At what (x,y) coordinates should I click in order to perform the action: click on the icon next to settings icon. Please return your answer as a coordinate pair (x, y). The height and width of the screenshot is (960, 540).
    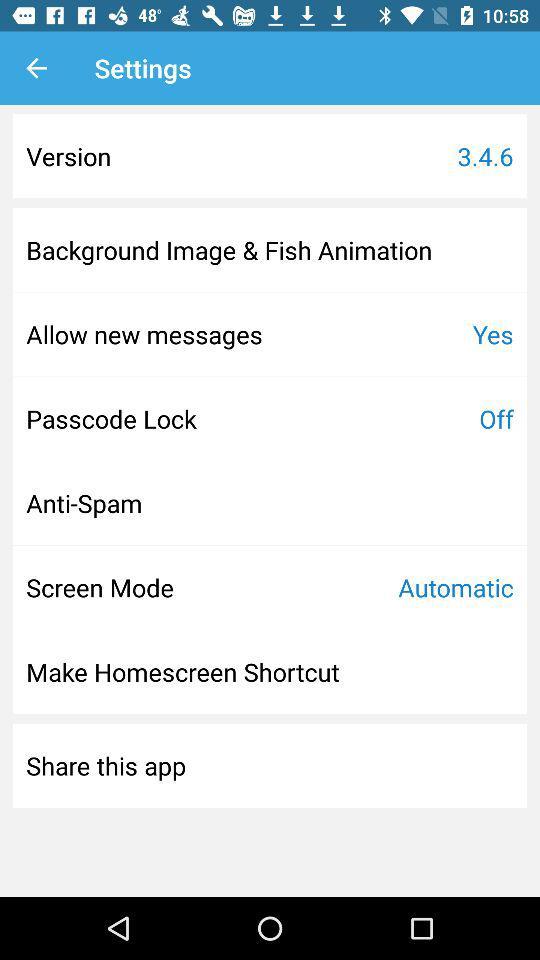
    Looking at the image, I should click on (36, 68).